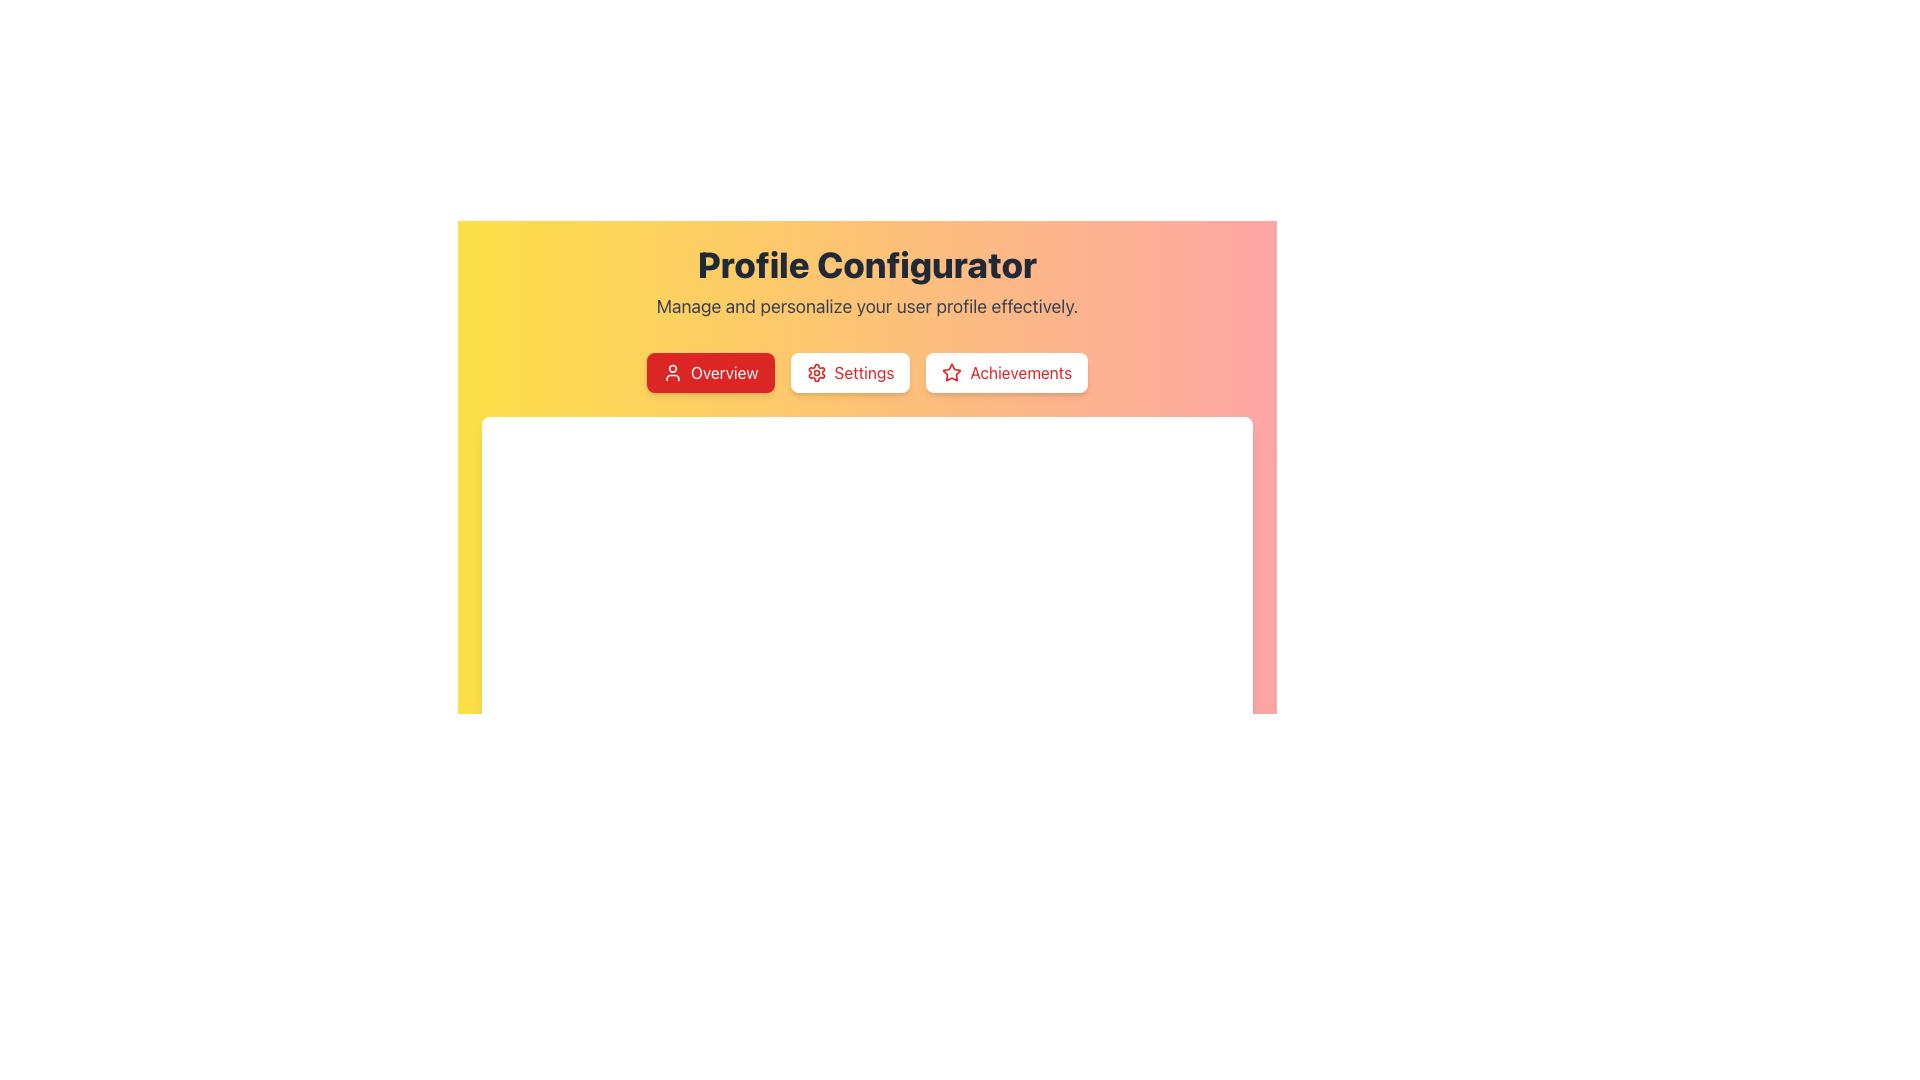 This screenshot has width=1920, height=1080. I want to click on the navigation button labeled 'Overview' located below the 'Profile Configurator' heading, so click(710, 373).